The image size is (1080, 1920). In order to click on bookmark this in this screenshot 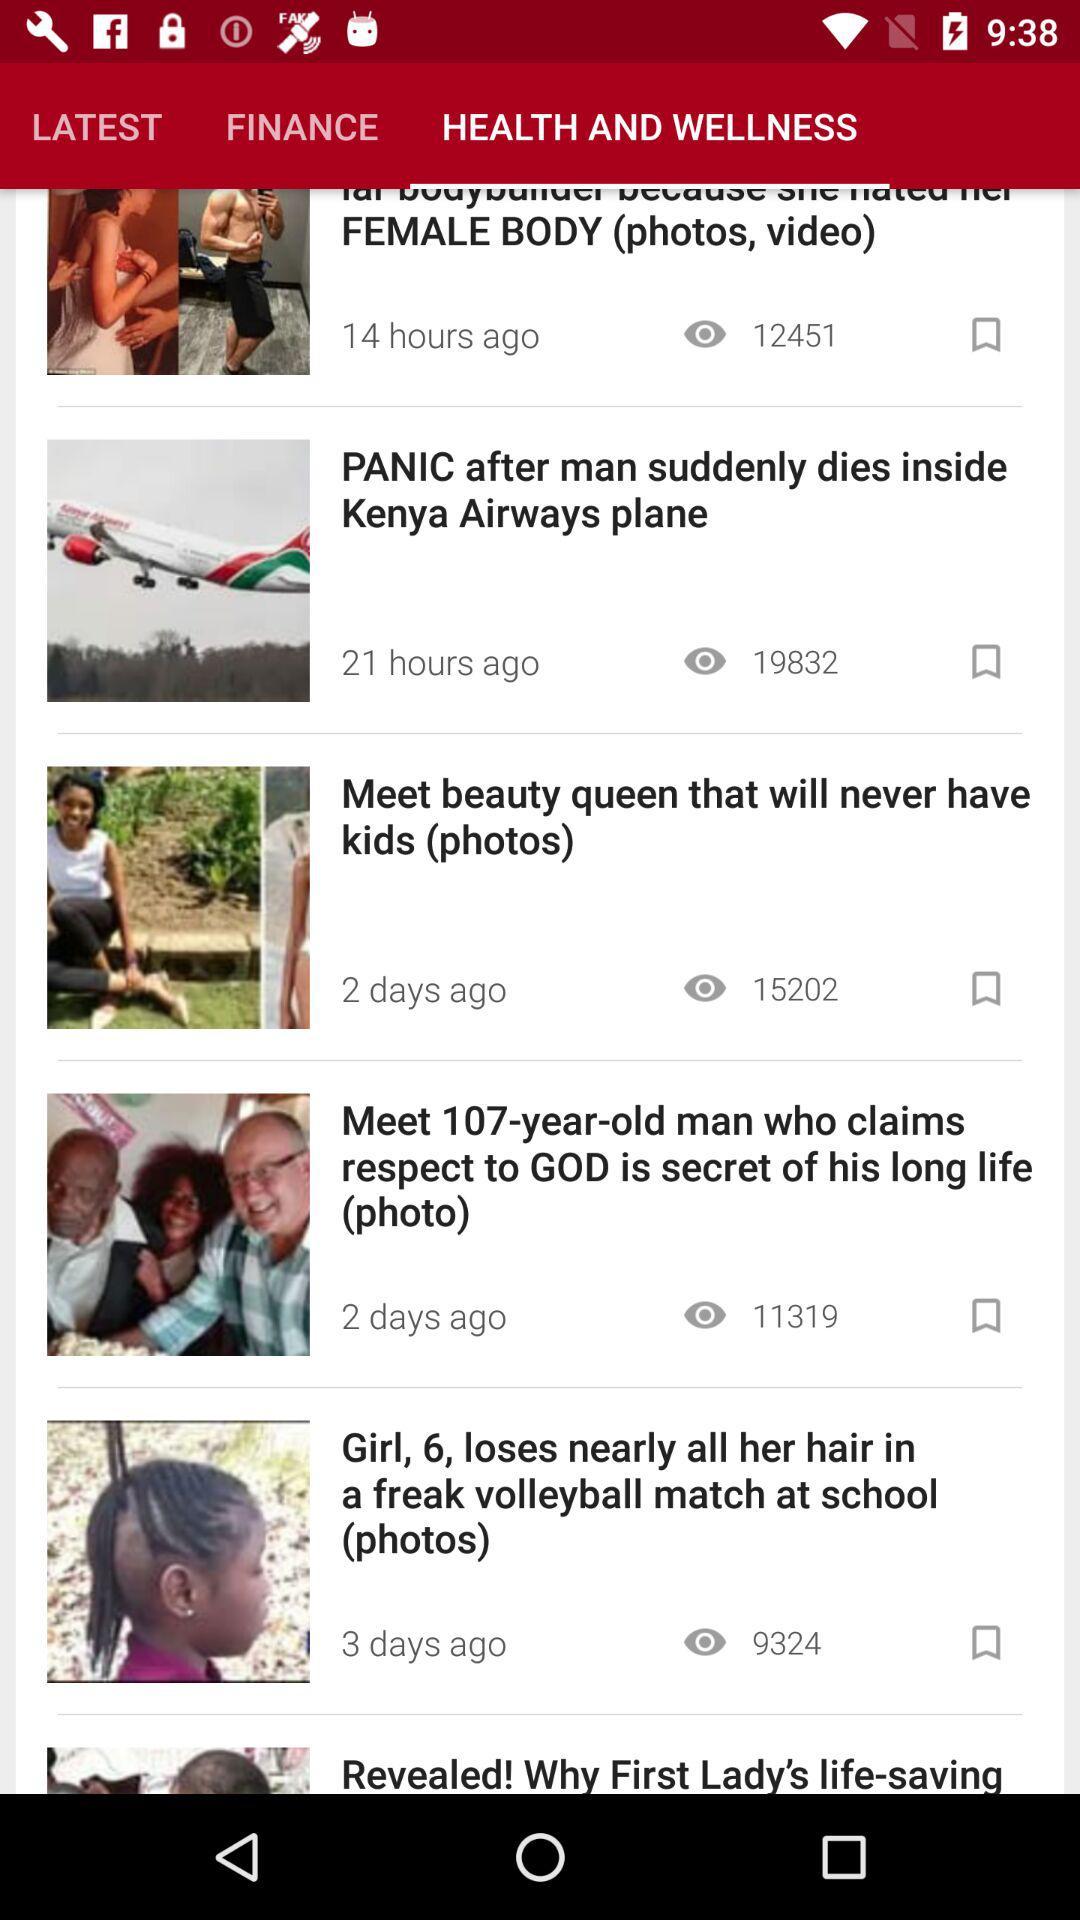, I will do `click(985, 1315)`.